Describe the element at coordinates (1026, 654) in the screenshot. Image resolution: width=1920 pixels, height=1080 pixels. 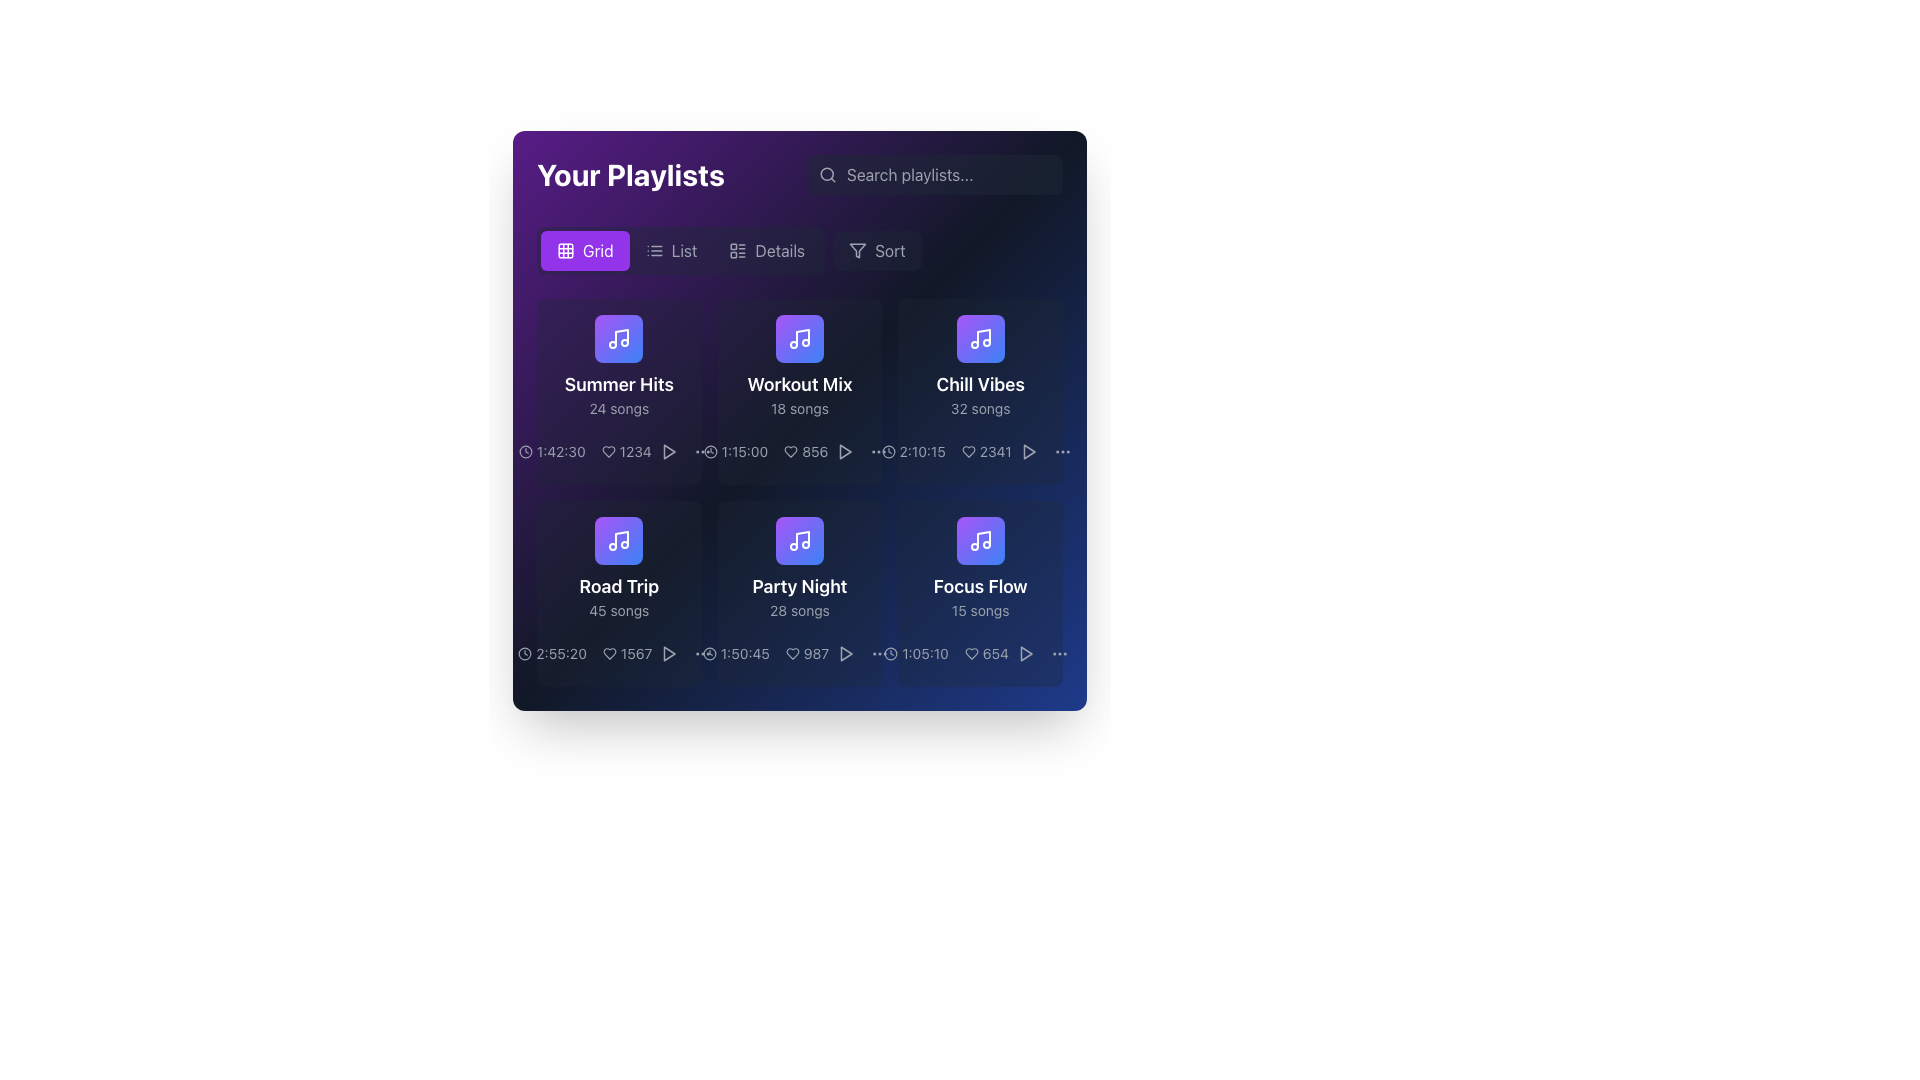
I see `keyboard navigation` at that location.